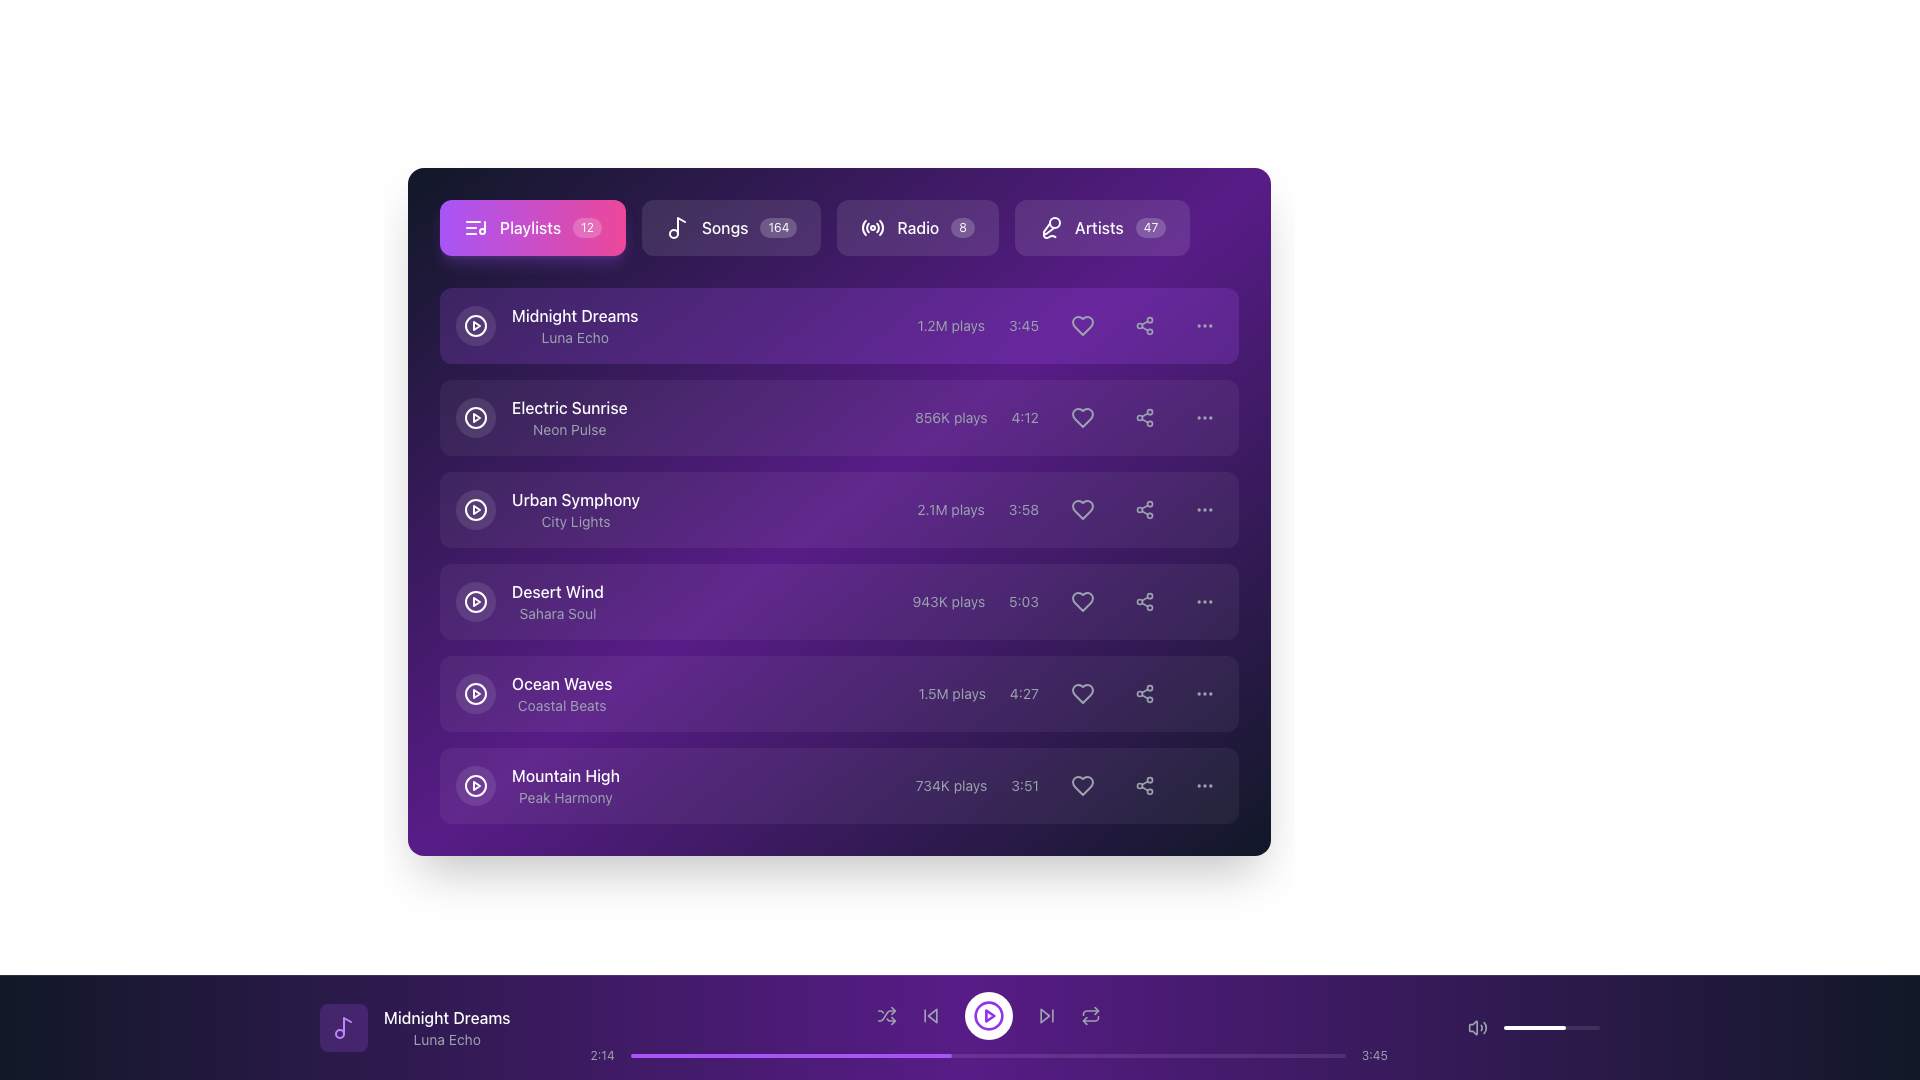 The image size is (1920, 1080). What do you see at coordinates (474, 785) in the screenshot?
I see `the play button located in the left section of the row labeled 'Mountain High Peak Harmony' to observe hover effects` at bounding box center [474, 785].